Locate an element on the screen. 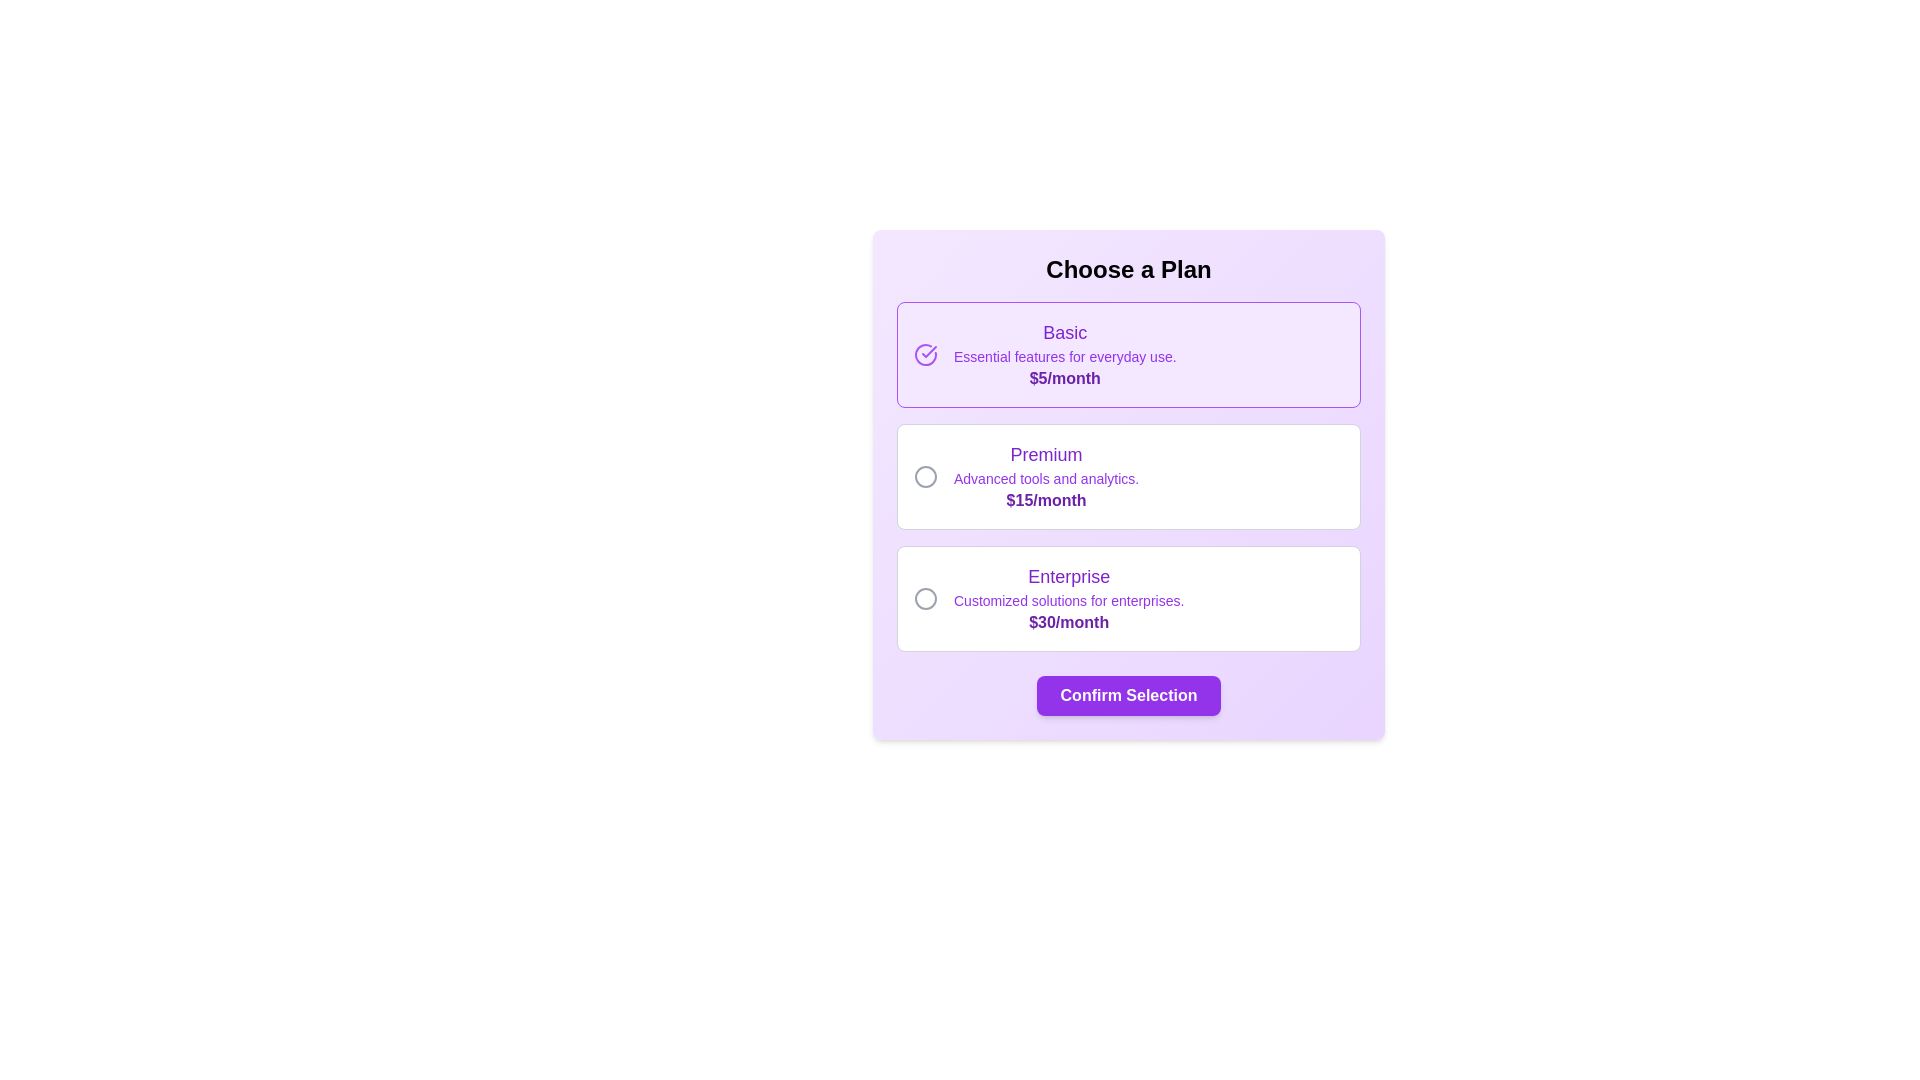  the 'Premium' plan icon, which is visually indicative of the 'Premium' plan option and located to the left of the associated text content is located at coordinates (925, 477).